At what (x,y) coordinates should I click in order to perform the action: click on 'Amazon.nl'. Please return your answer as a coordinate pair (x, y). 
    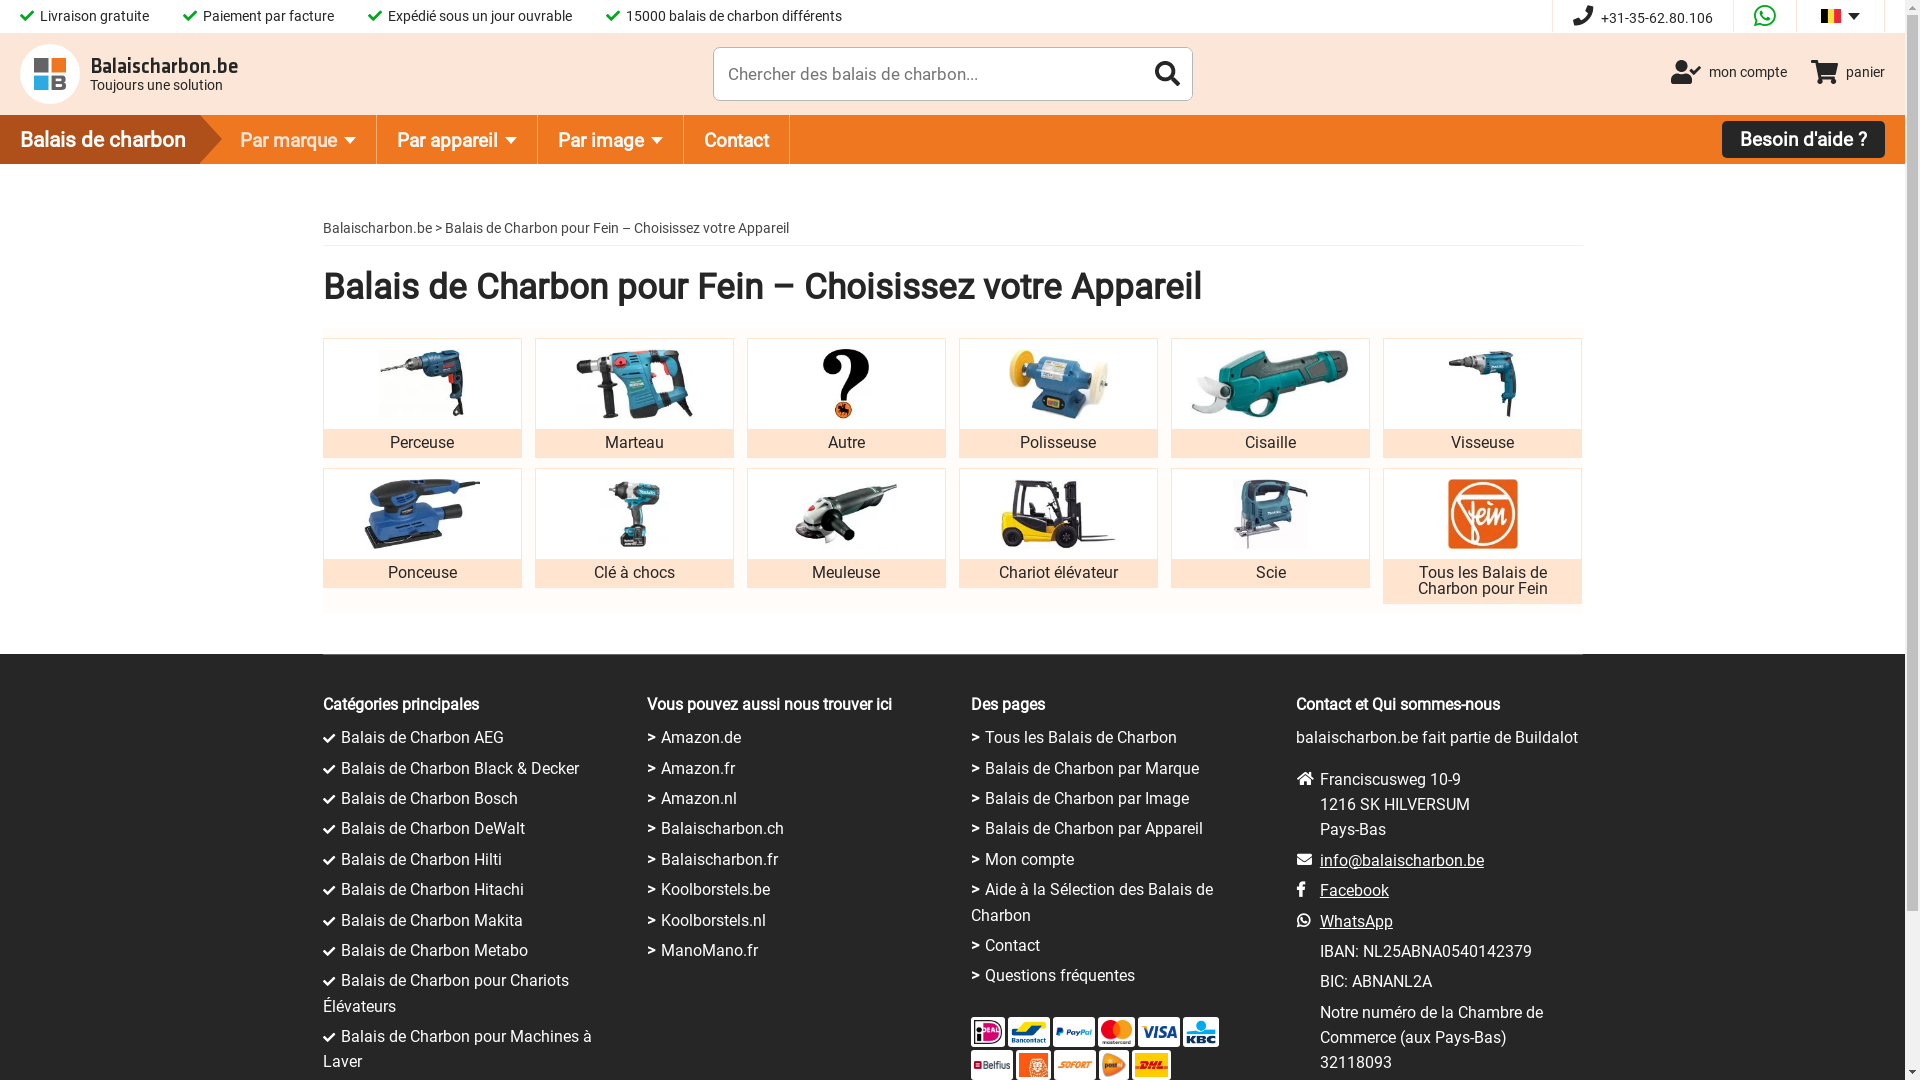
    Looking at the image, I should click on (699, 797).